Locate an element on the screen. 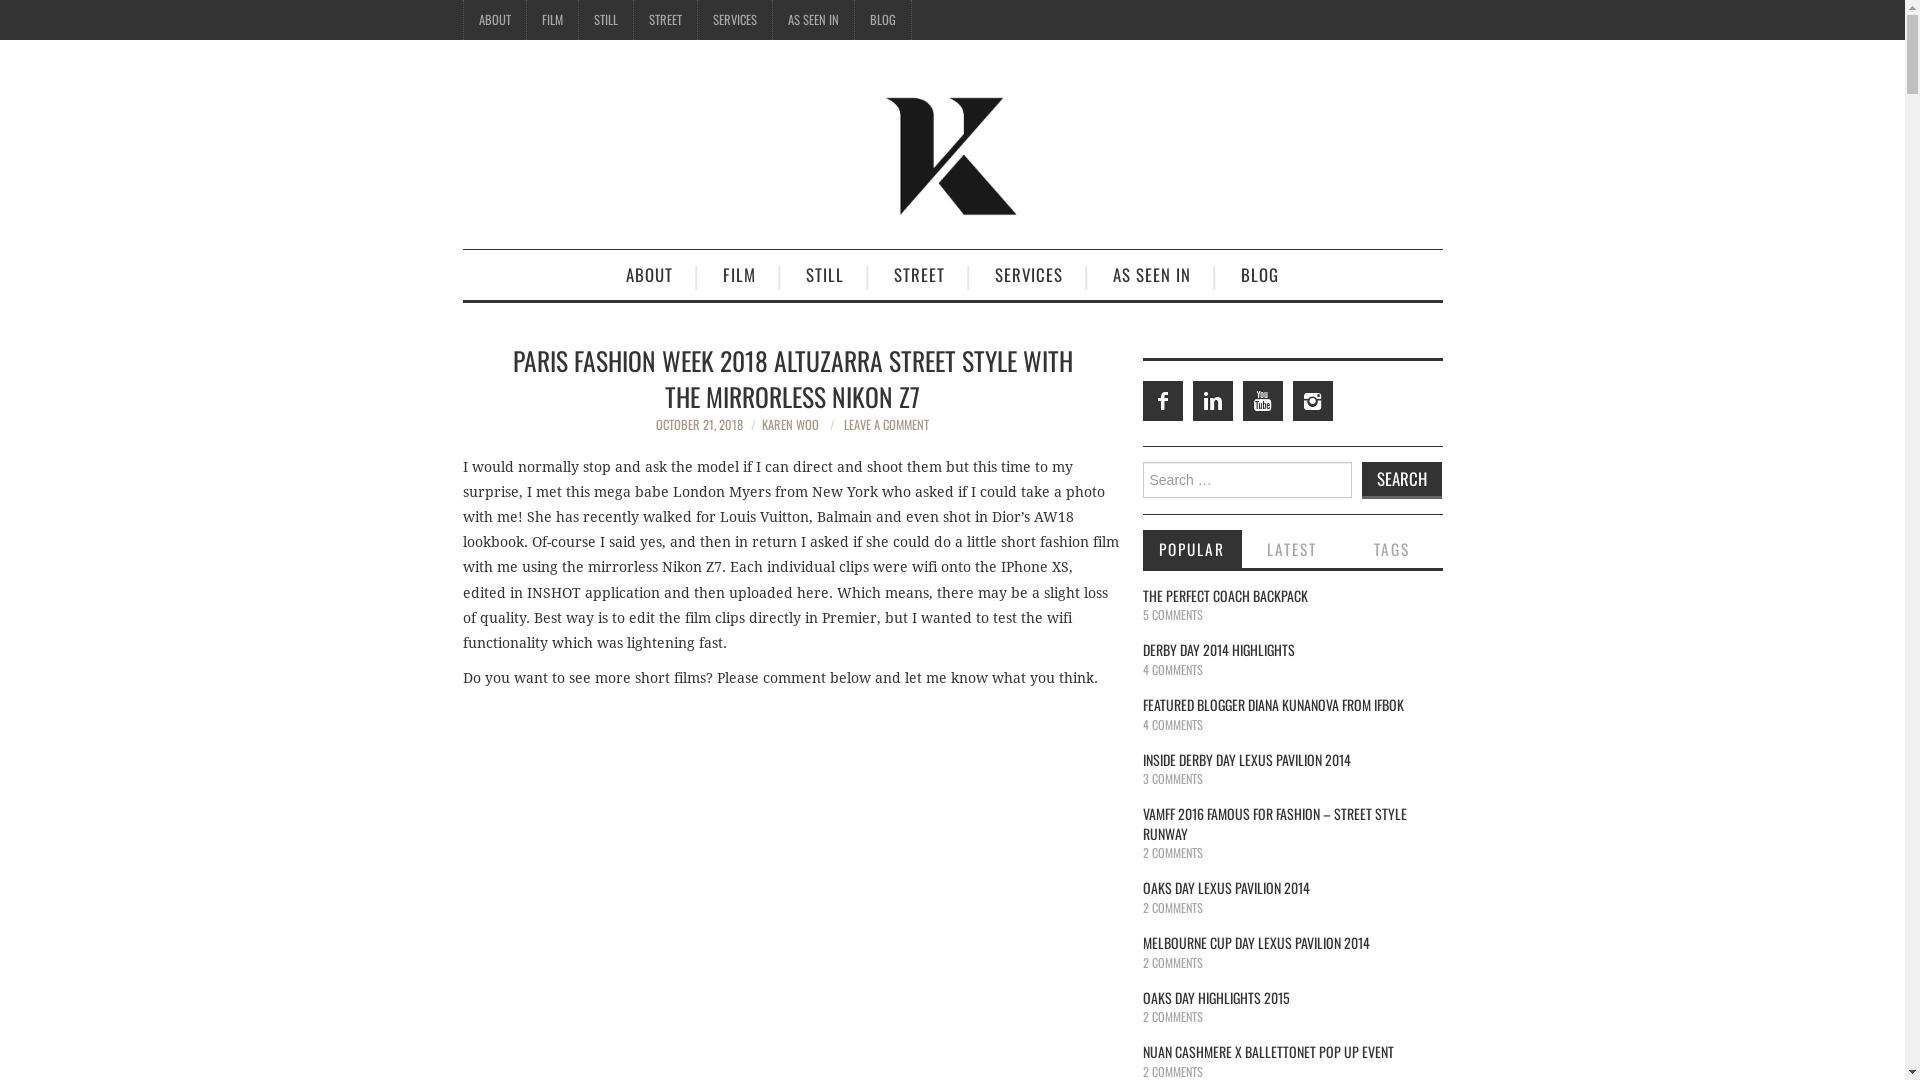  'SERVICES' is located at coordinates (733, 19).